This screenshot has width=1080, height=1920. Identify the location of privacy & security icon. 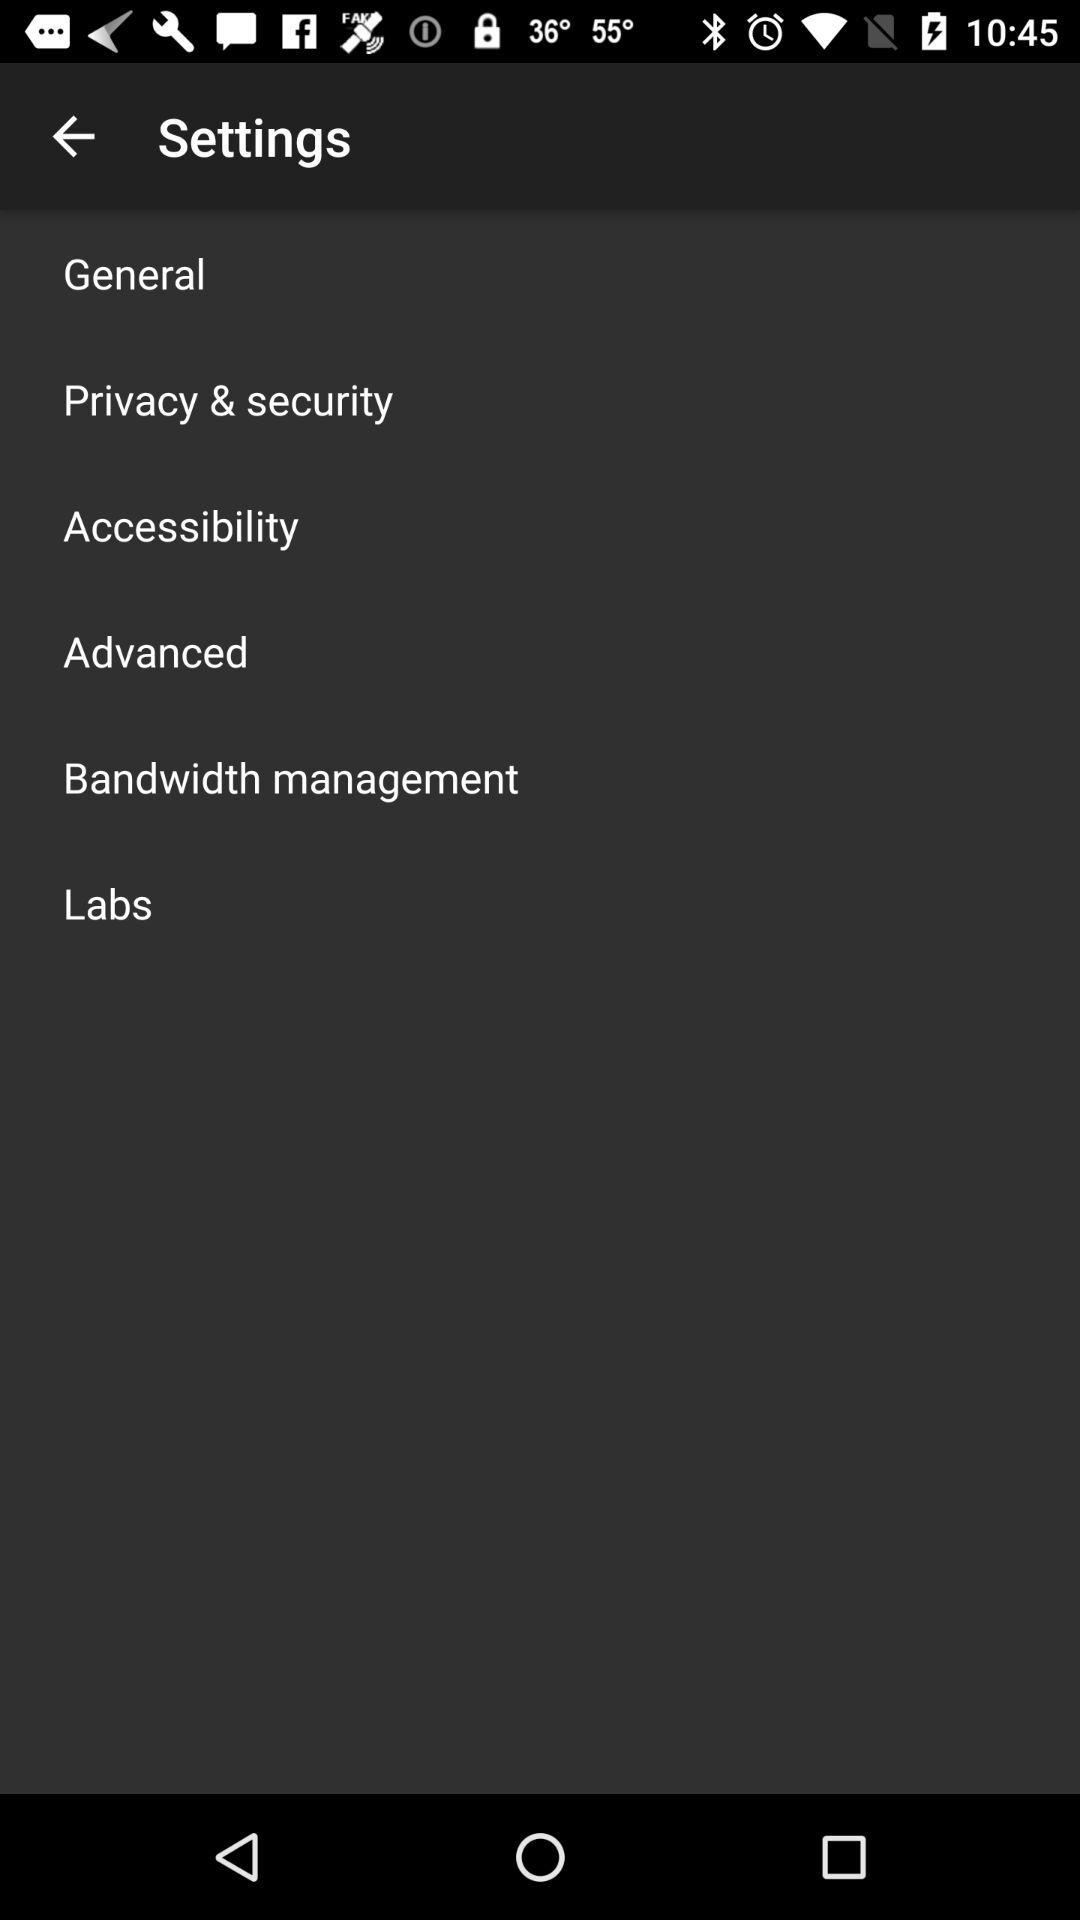
(227, 398).